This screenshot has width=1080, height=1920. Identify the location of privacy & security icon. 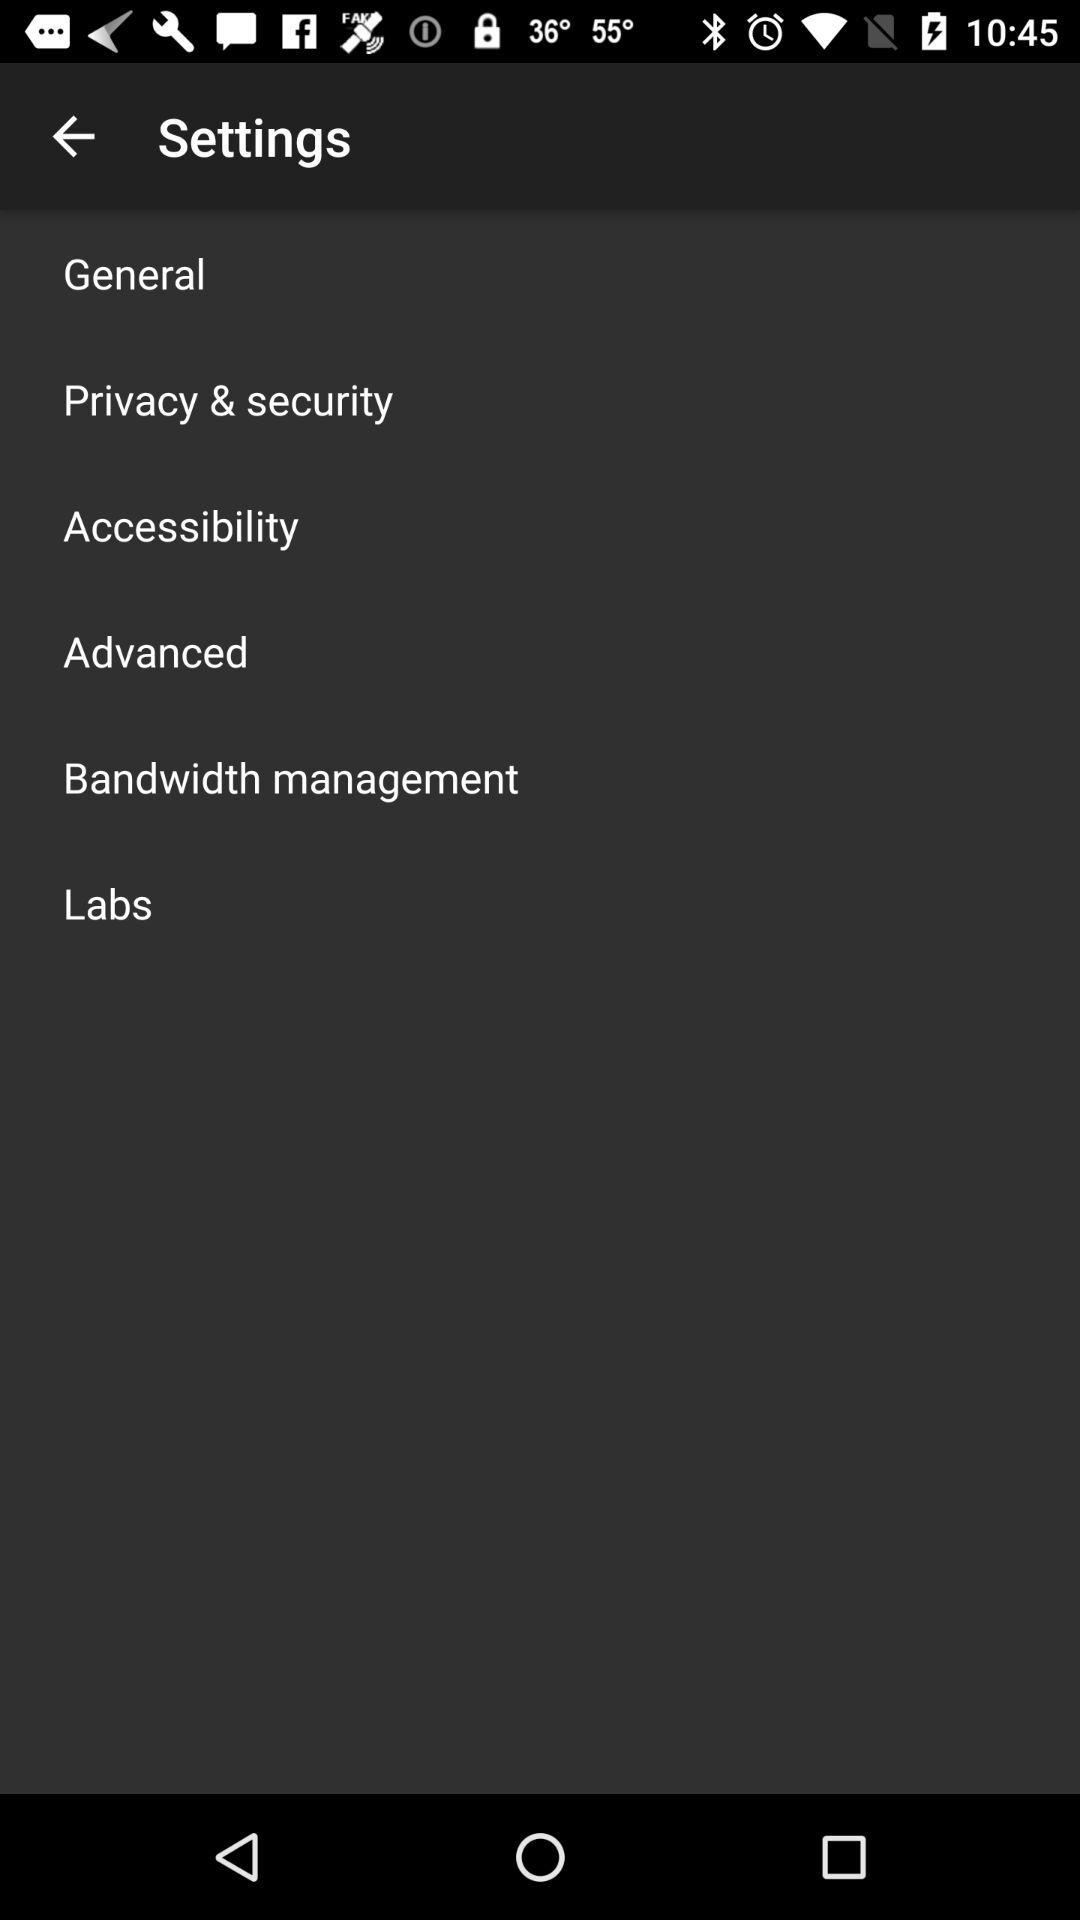
(227, 398).